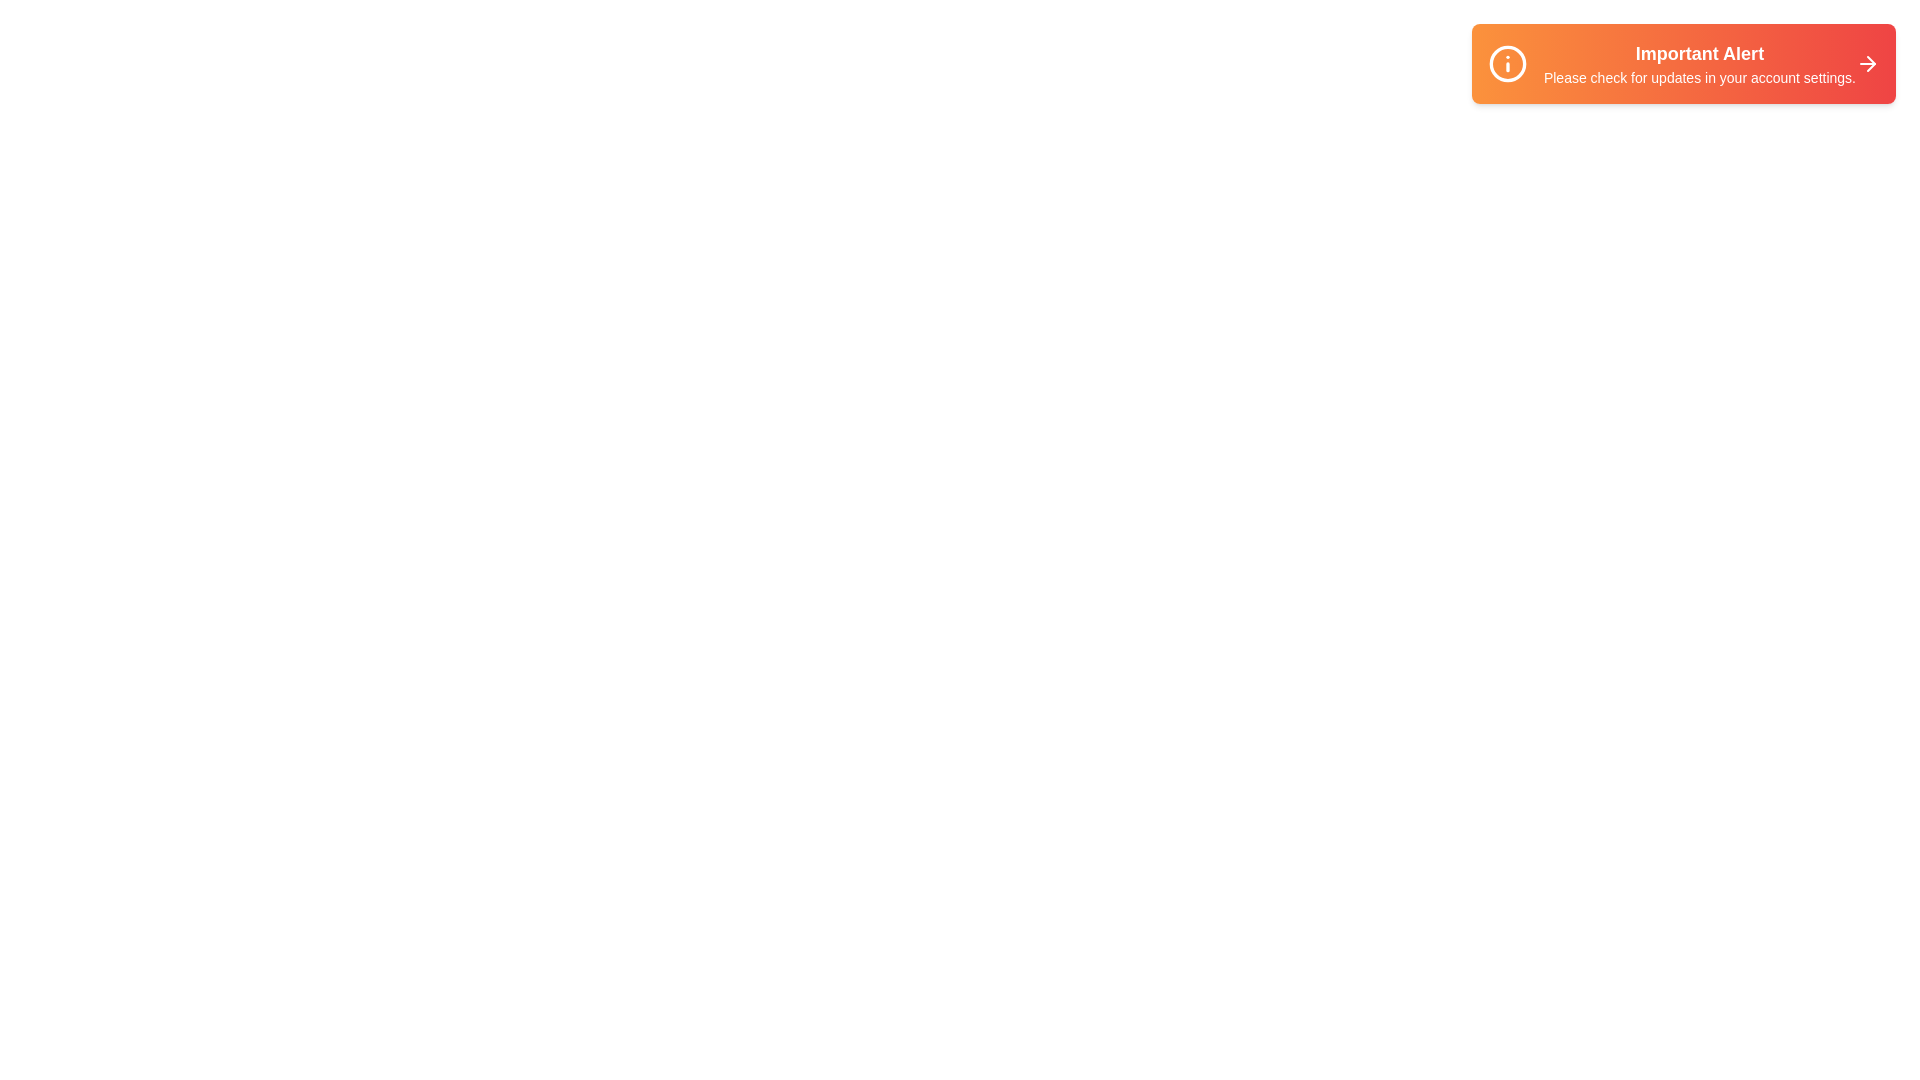  Describe the element at coordinates (1866, 63) in the screenshot. I see `the dismiss button (arrow icon) to hide the snackbar` at that location.